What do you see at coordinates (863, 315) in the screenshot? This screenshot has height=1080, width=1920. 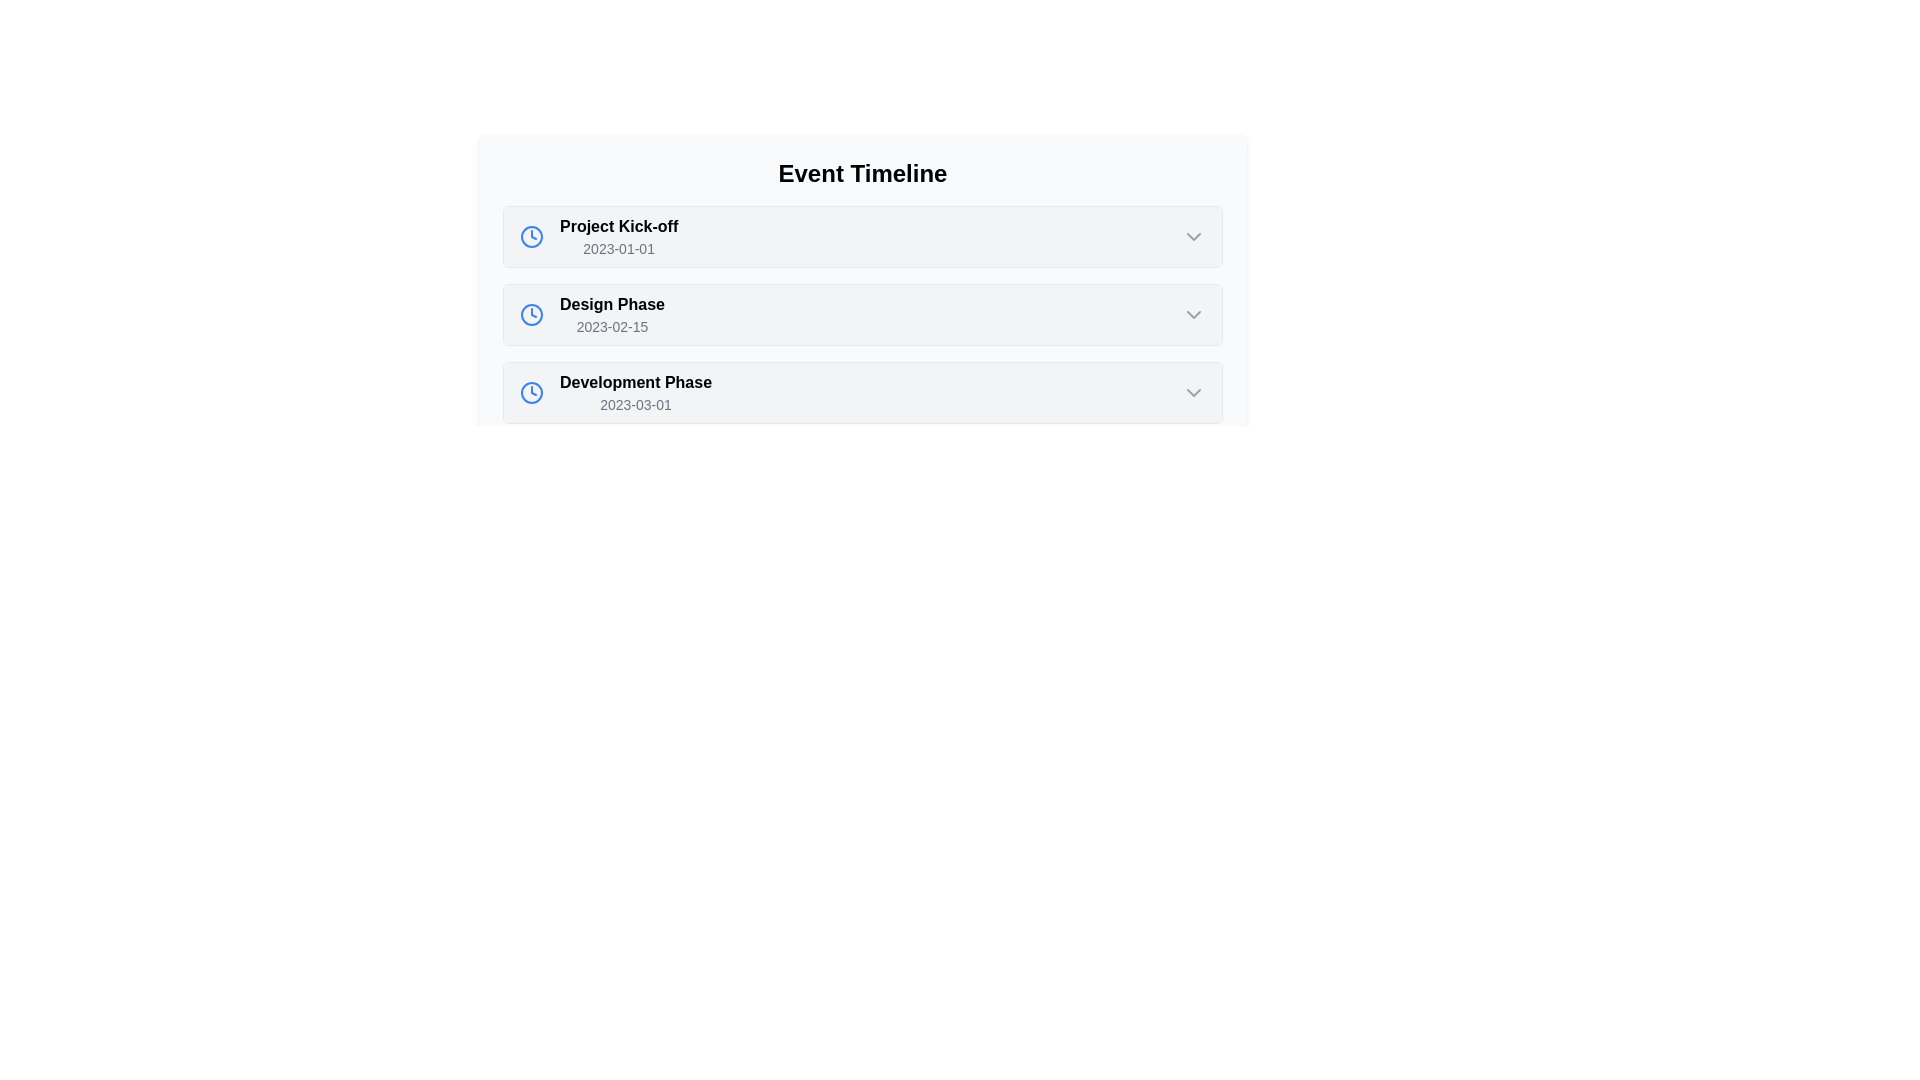 I see `the List item component with expandable functionality located between 'Project Kick-off' and 'Development Phase'` at bounding box center [863, 315].